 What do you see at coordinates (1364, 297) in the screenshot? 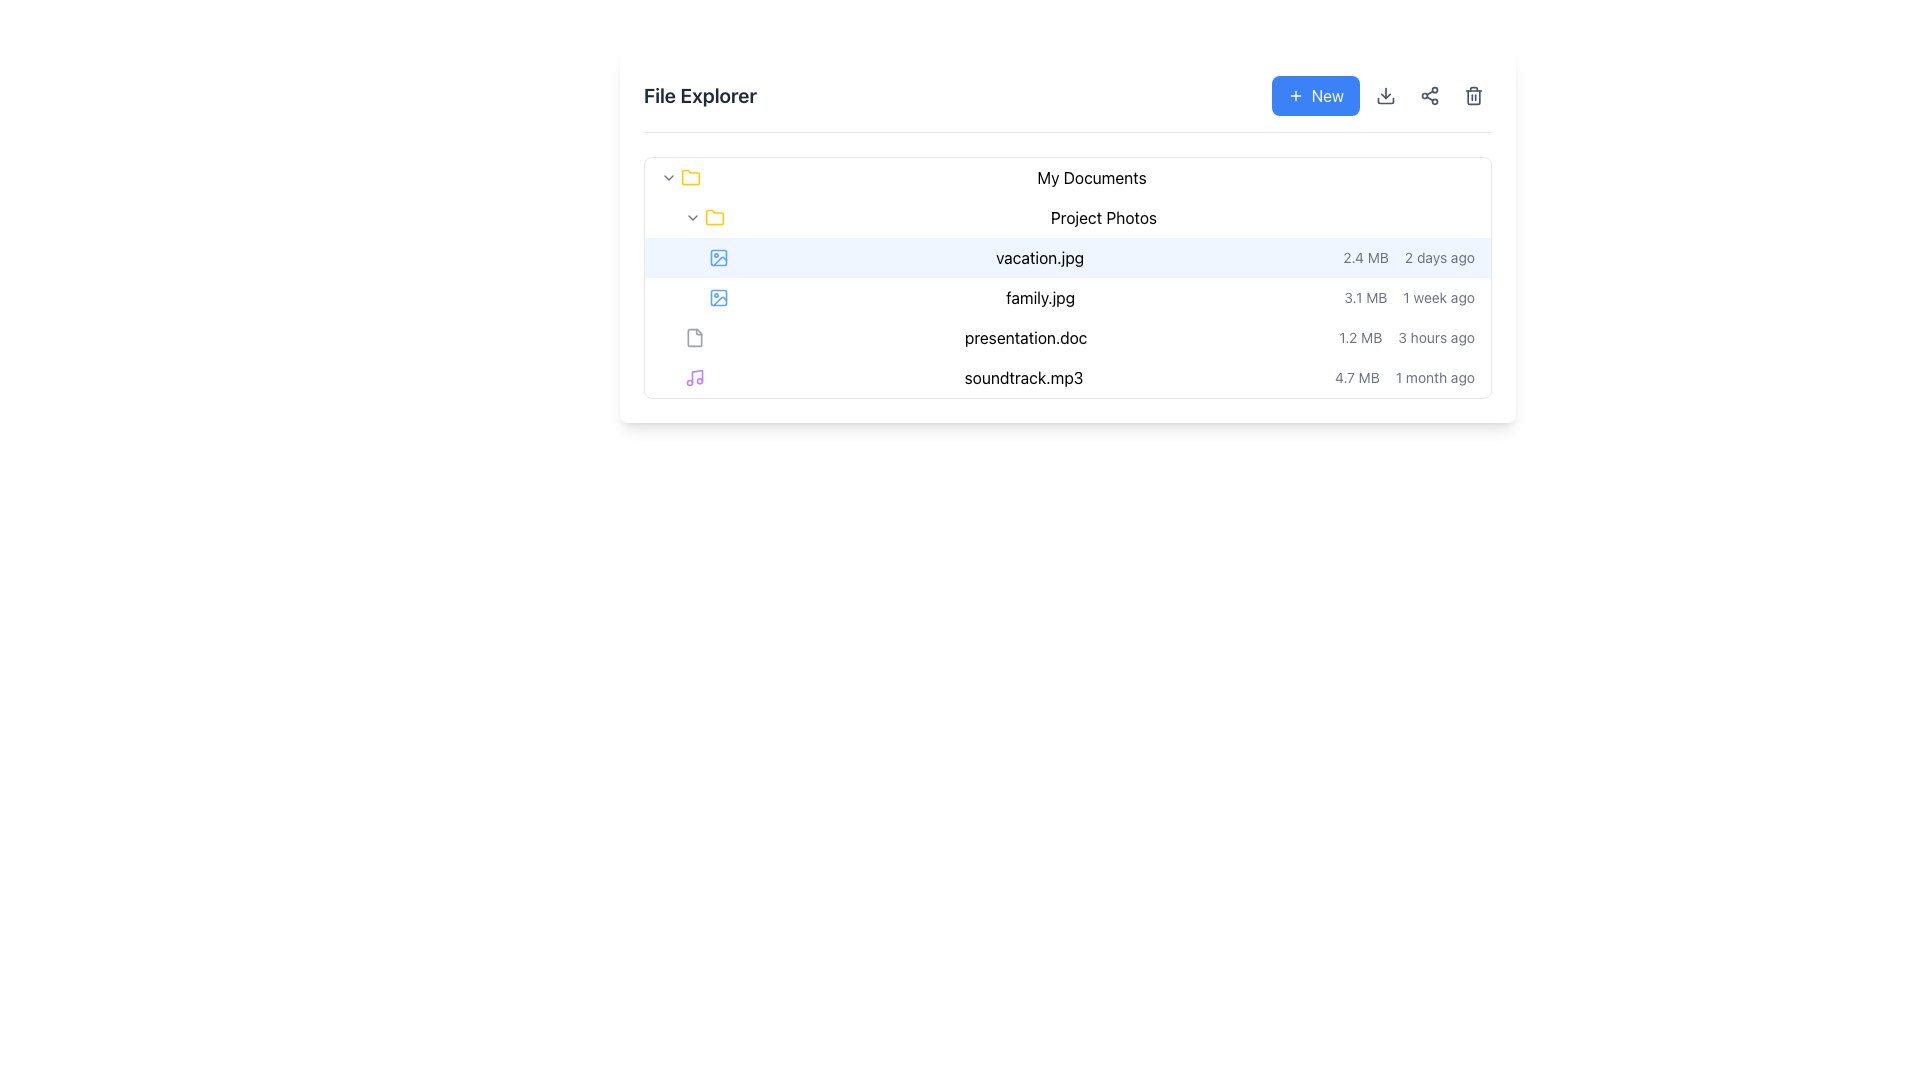
I see `the text label displaying the file size '3.1 MB', which is located in the second row of items under the 'family.jpg' file, positioned to the right of the file name and to the left of the date label '1 week ago'` at bounding box center [1364, 297].